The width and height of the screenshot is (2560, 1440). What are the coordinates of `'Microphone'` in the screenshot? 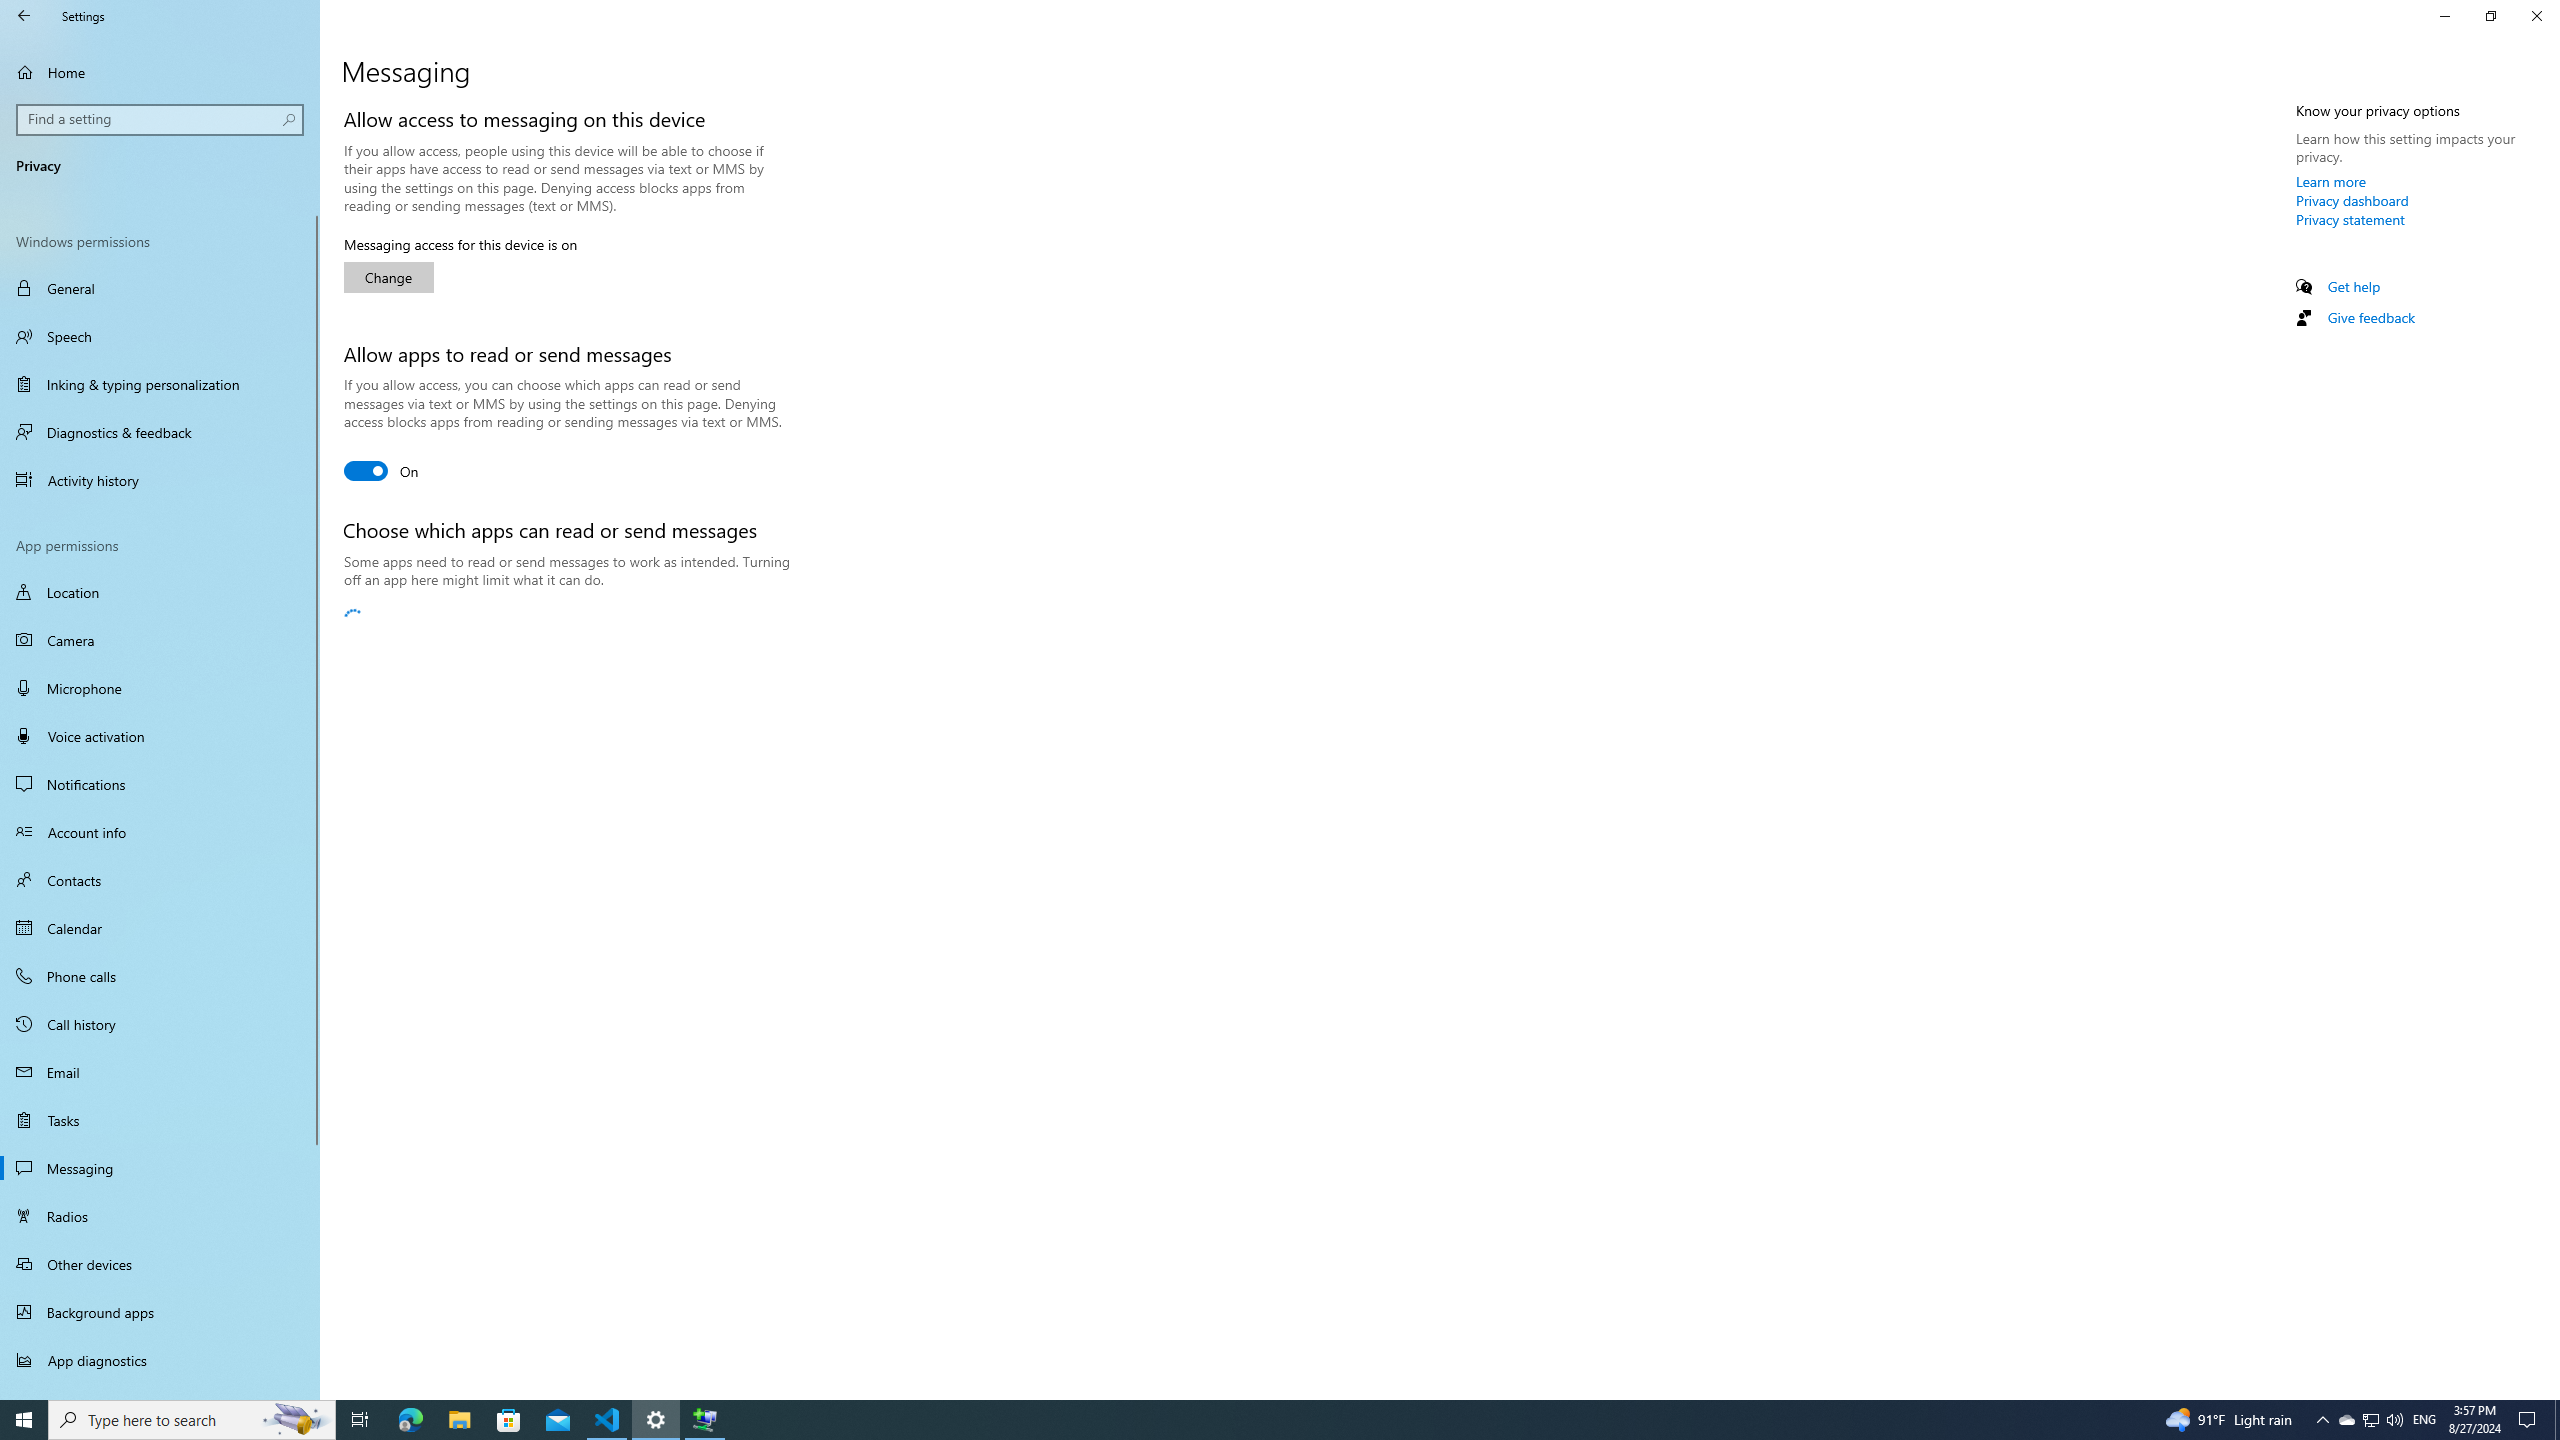 It's located at (159, 686).